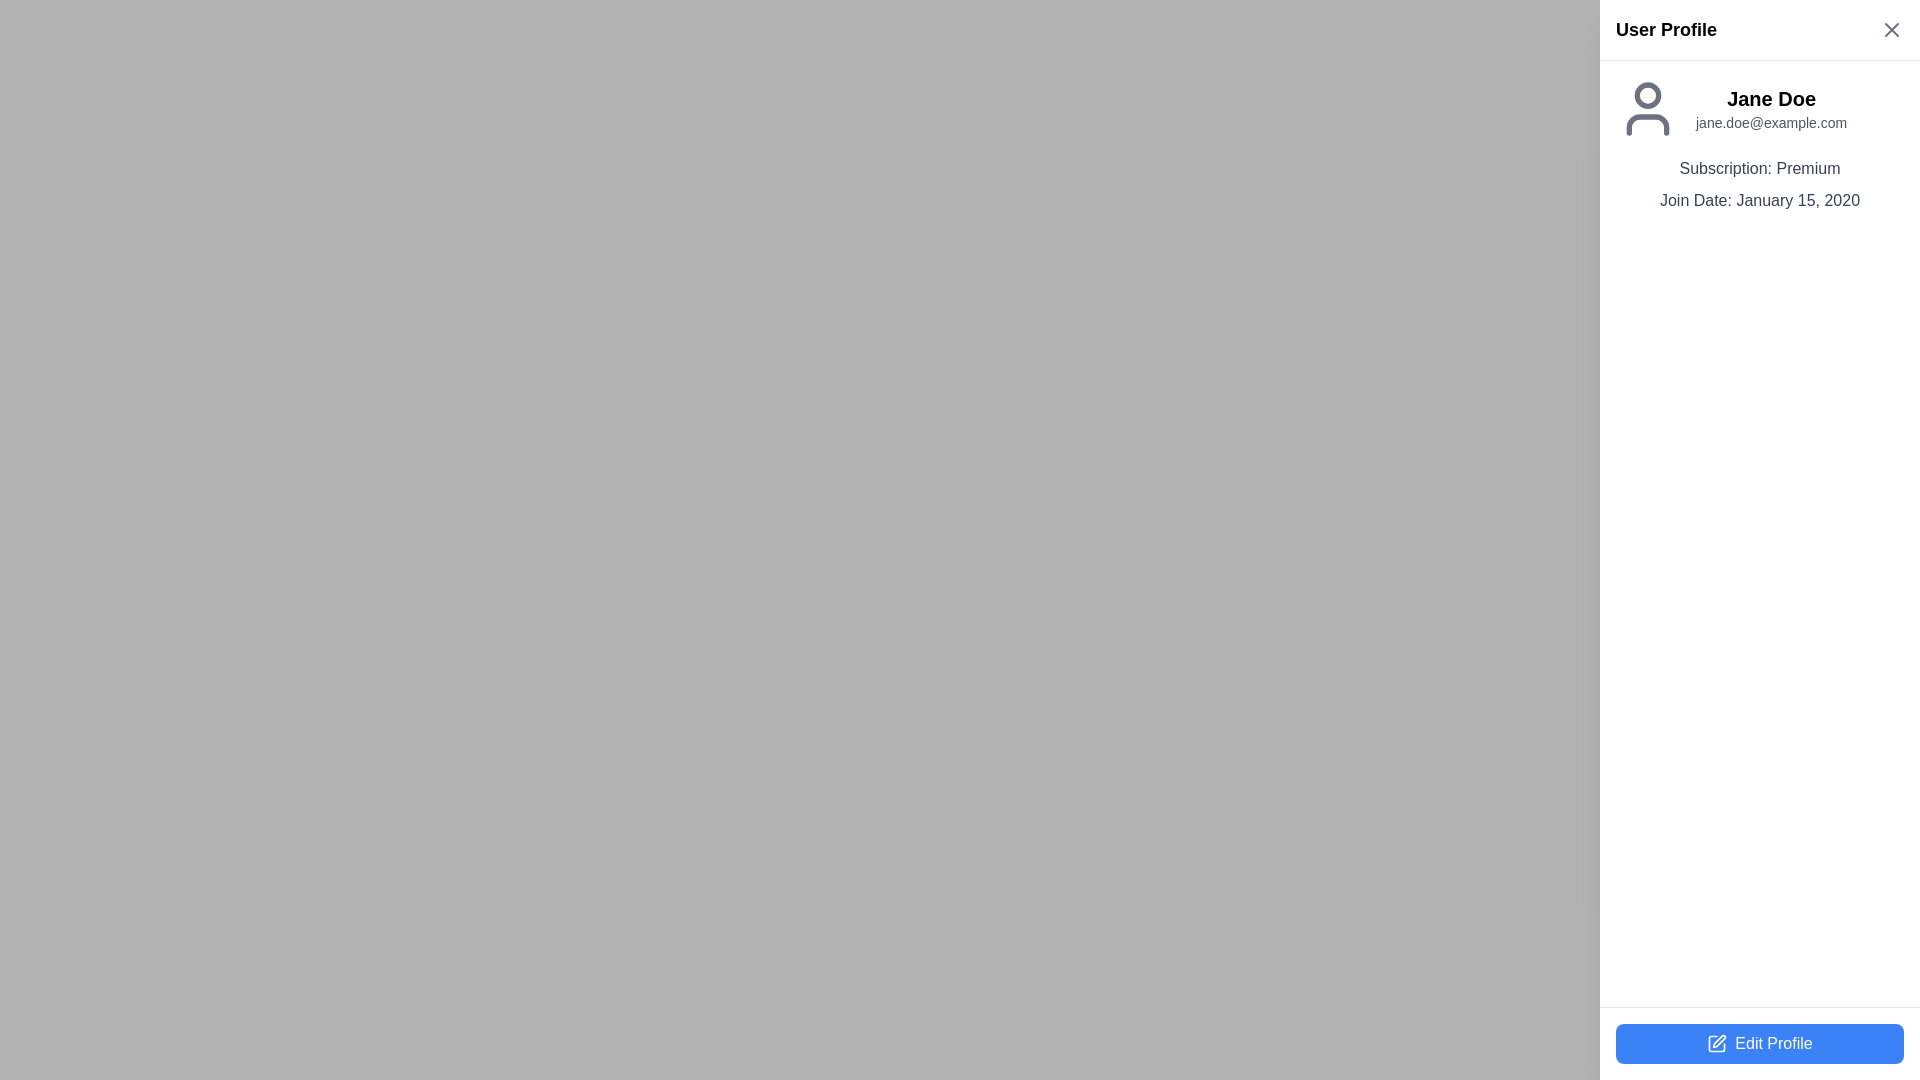 This screenshot has height=1080, width=1920. What do you see at coordinates (1890, 30) in the screenshot?
I see `the close button located in the top right corner of the 'User Profile' panel` at bounding box center [1890, 30].